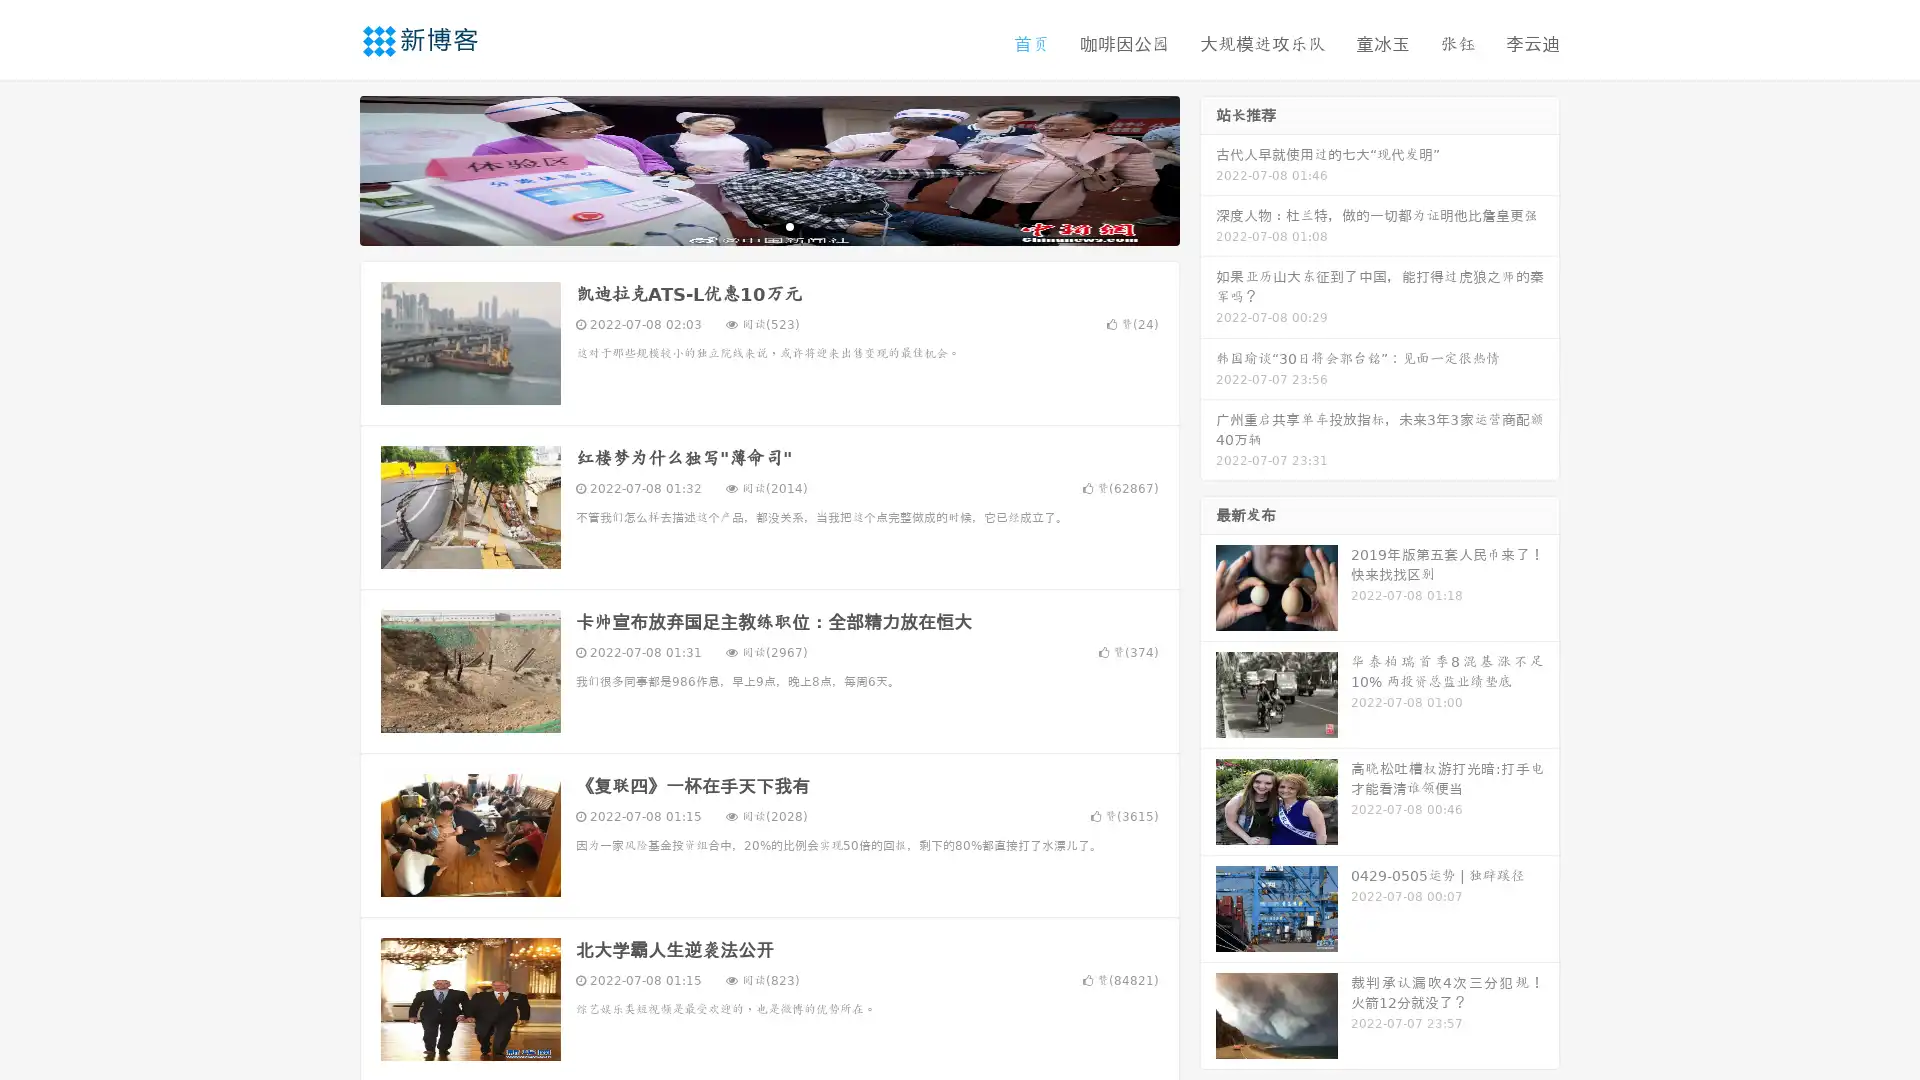 The height and width of the screenshot is (1080, 1920). What do you see at coordinates (330, 168) in the screenshot?
I see `Previous slide` at bounding box center [330, 168].